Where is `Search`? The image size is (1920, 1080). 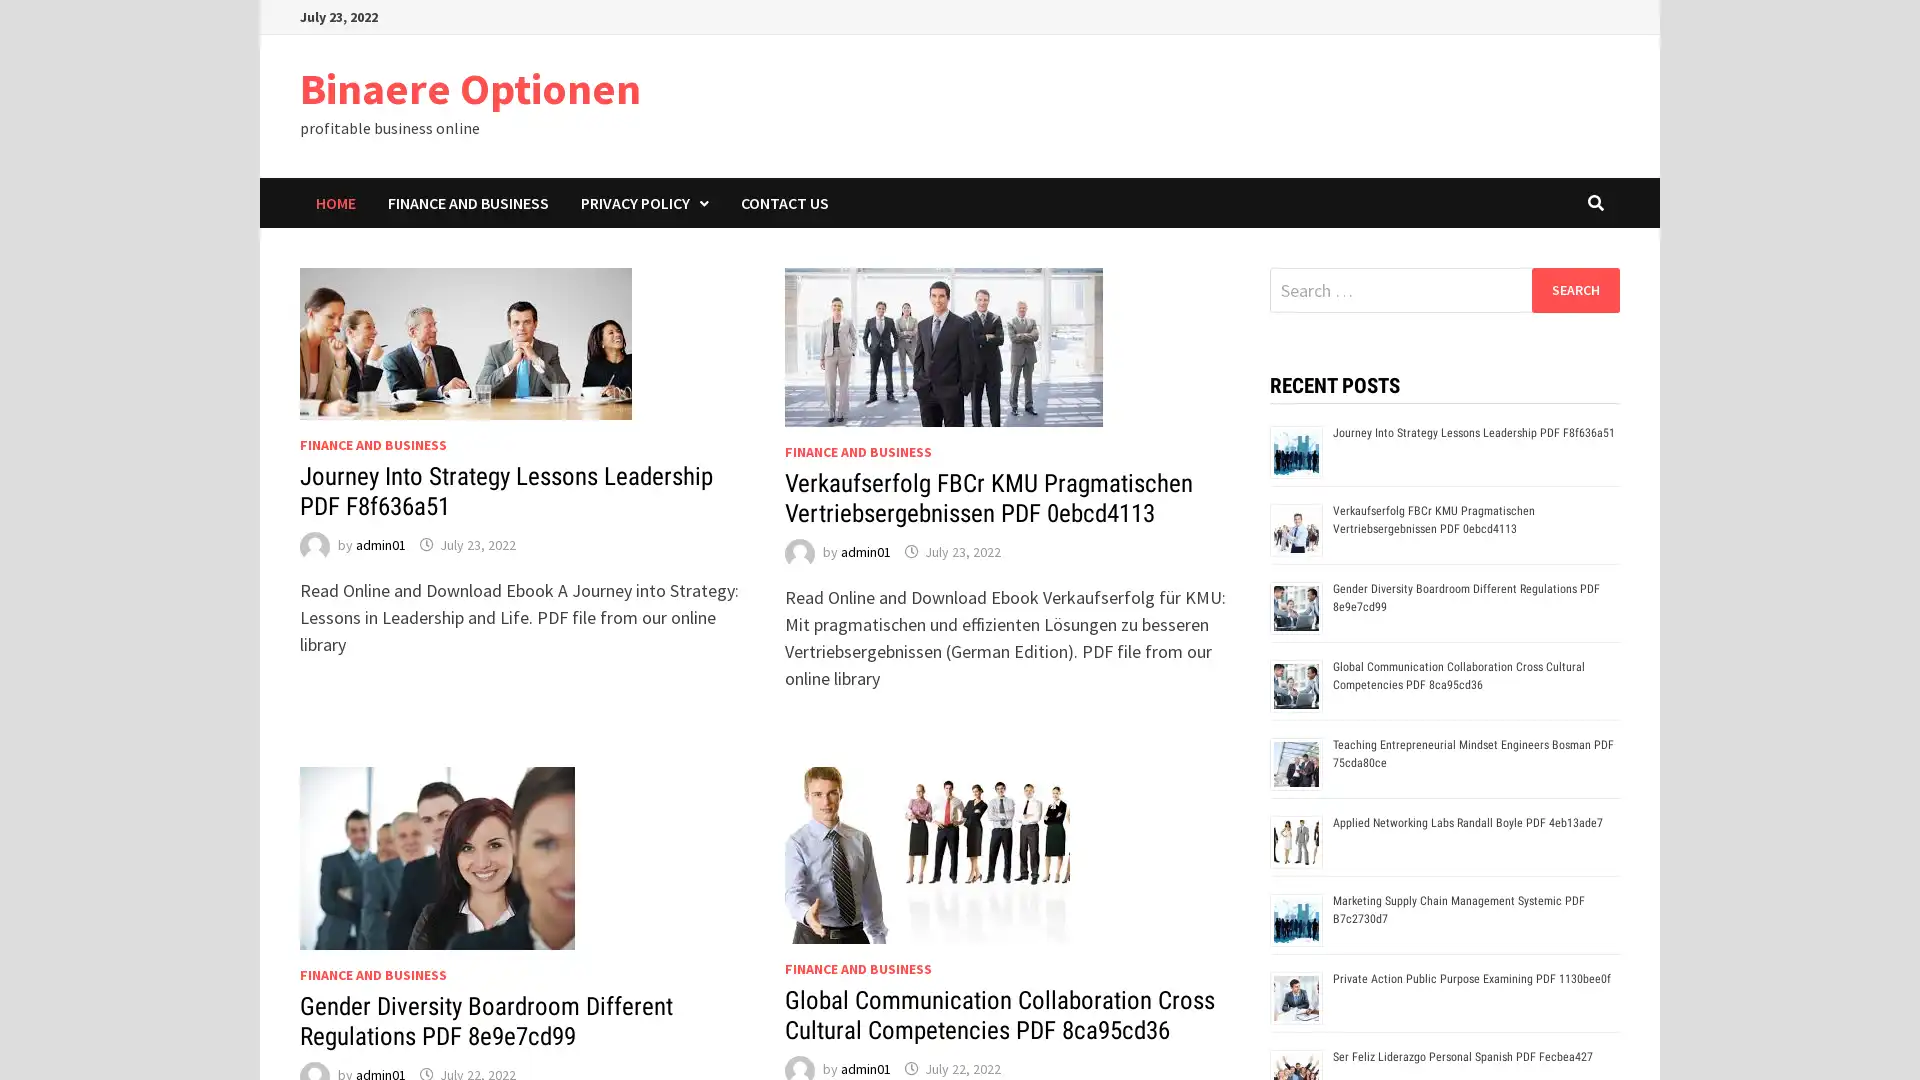 Search is located at coordinates (1574, 289).